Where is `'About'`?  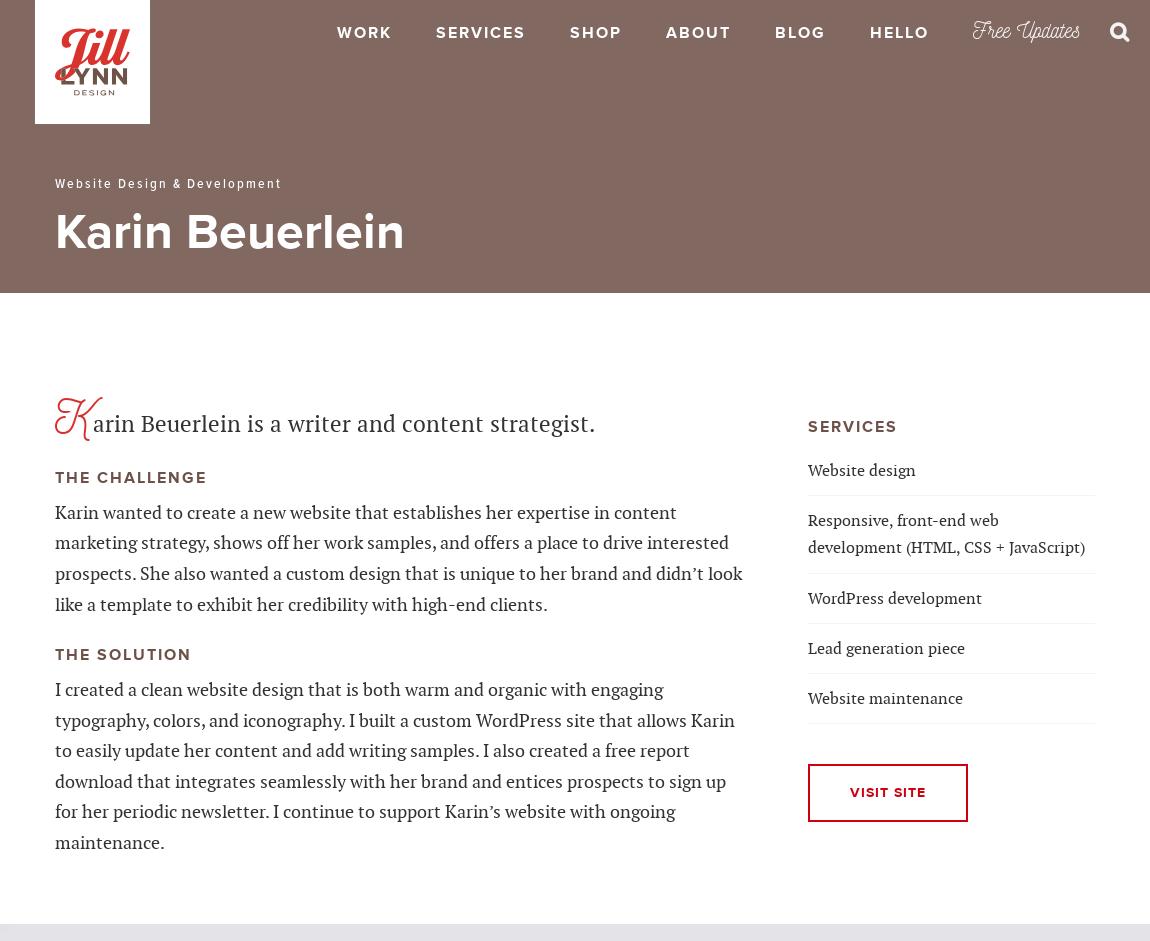
'About' is located at coordinates (697, 33).